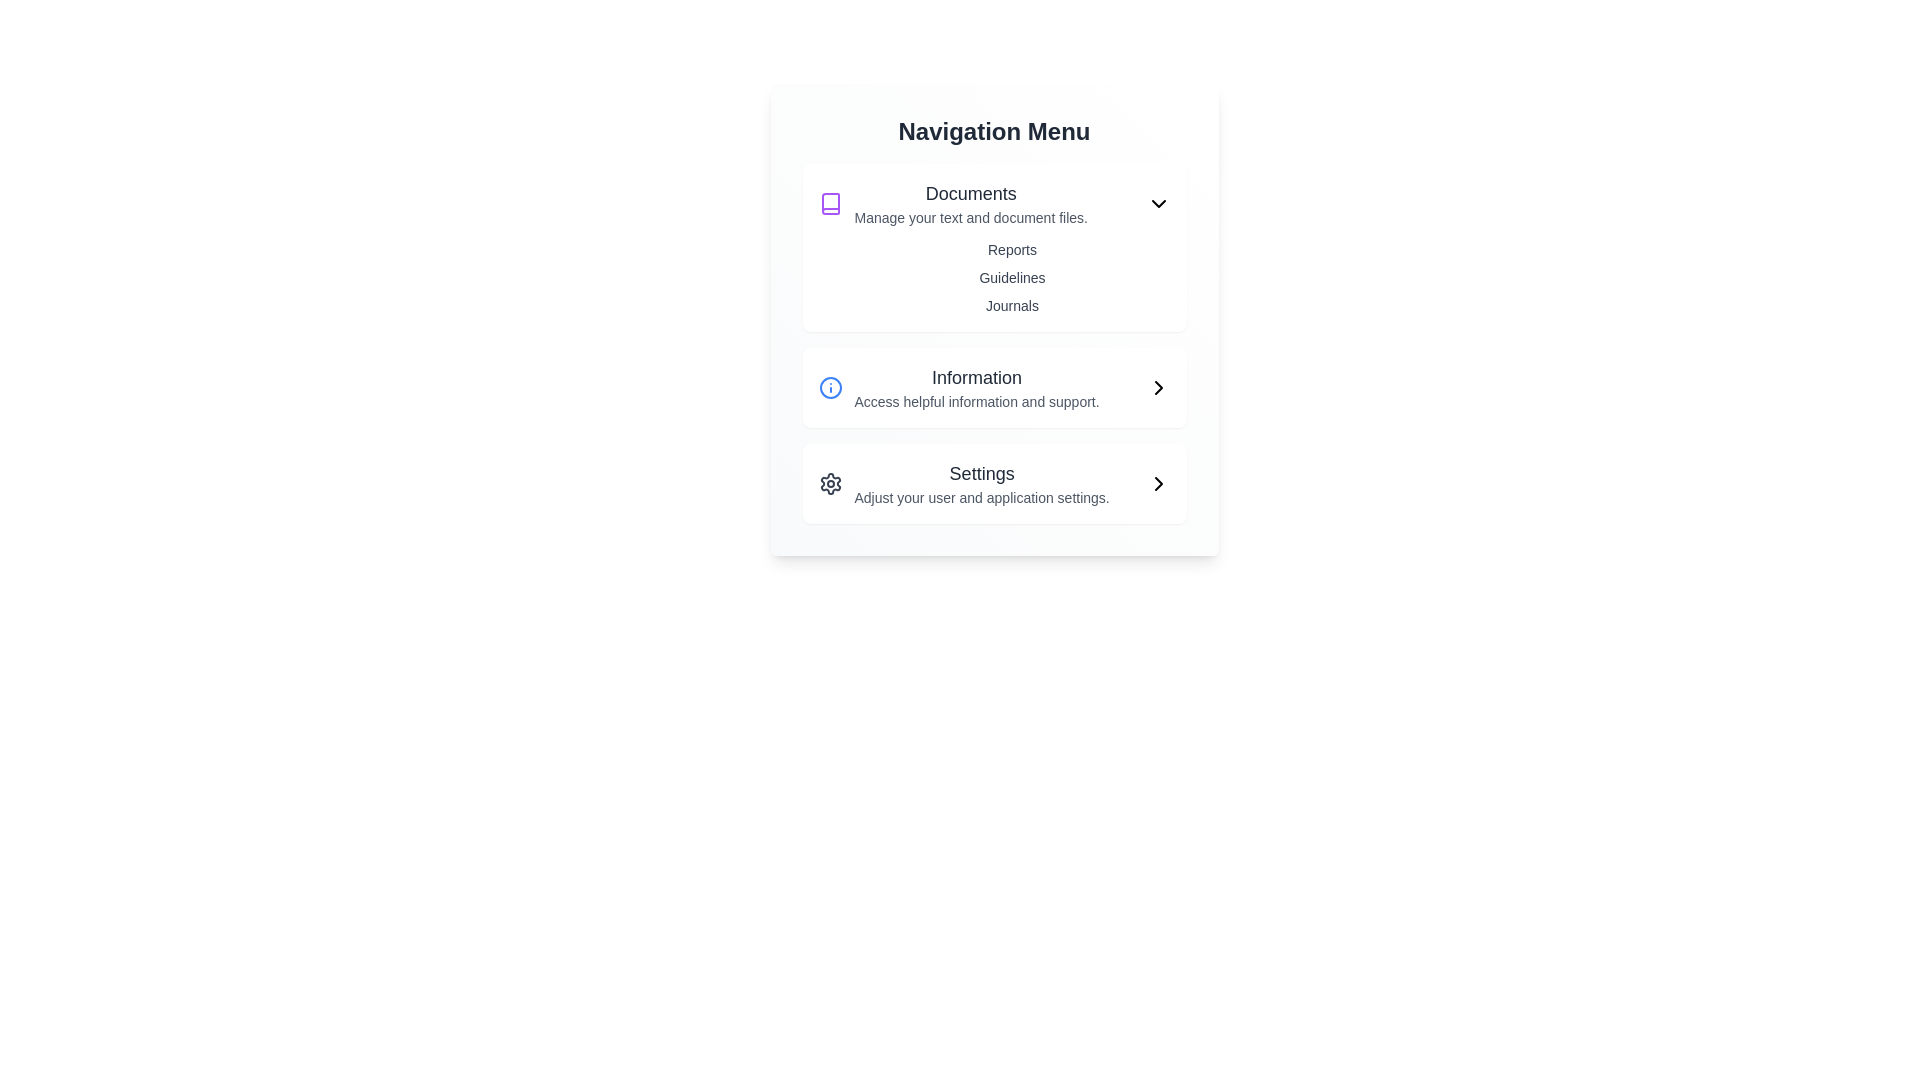 The width and height of the screenshot is (1920, 1080). Describe the element at coordinates (994, 388) in the screenshot. I see `the Interactive navigation link labeled 'Information' with a blue circular icon and a right-pointing chevron arrow` at that location.